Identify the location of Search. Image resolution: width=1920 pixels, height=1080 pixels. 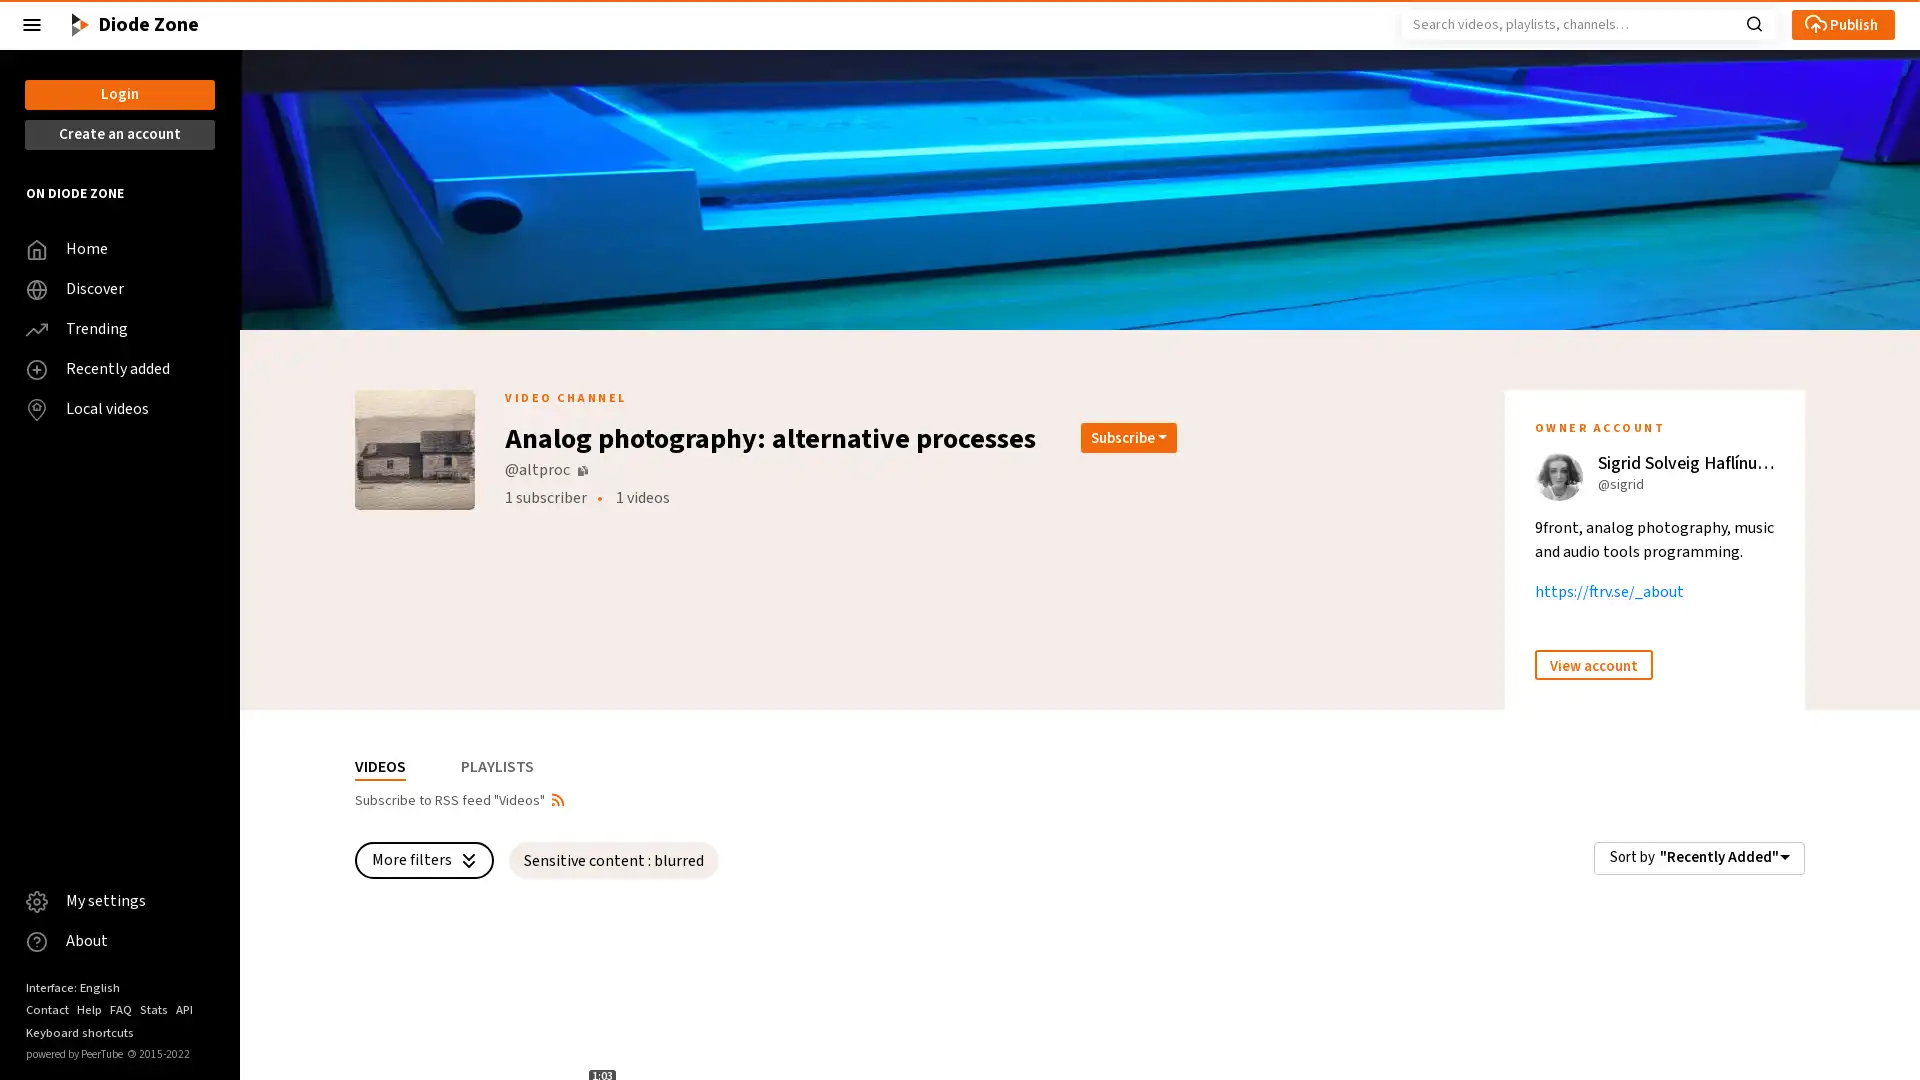
(1753, 22).